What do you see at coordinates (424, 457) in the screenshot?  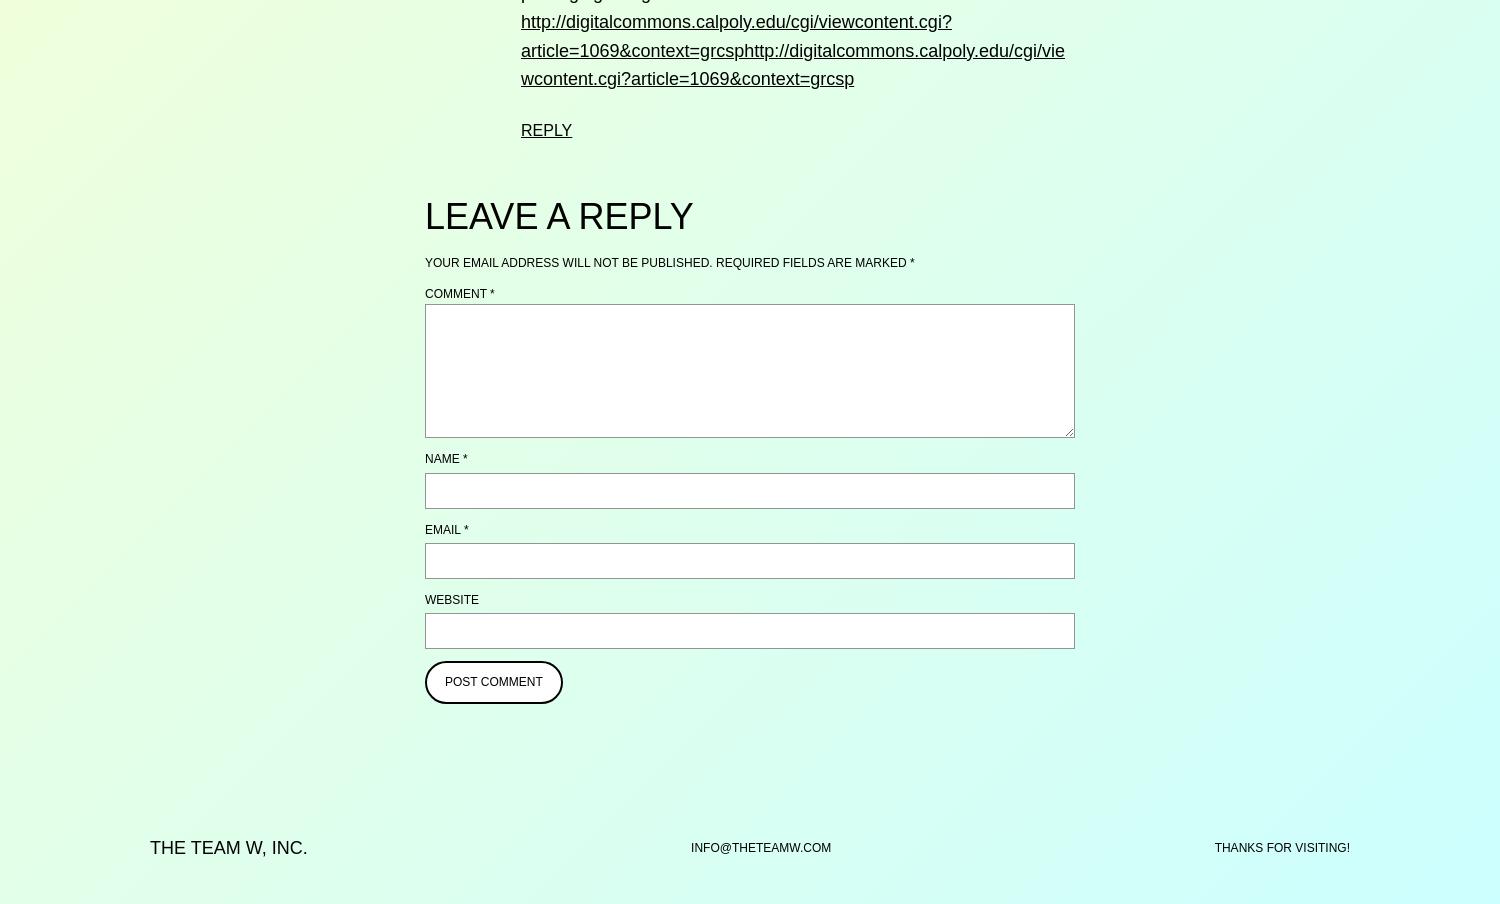 I see `'Name'` at bounding box center [424, 457].